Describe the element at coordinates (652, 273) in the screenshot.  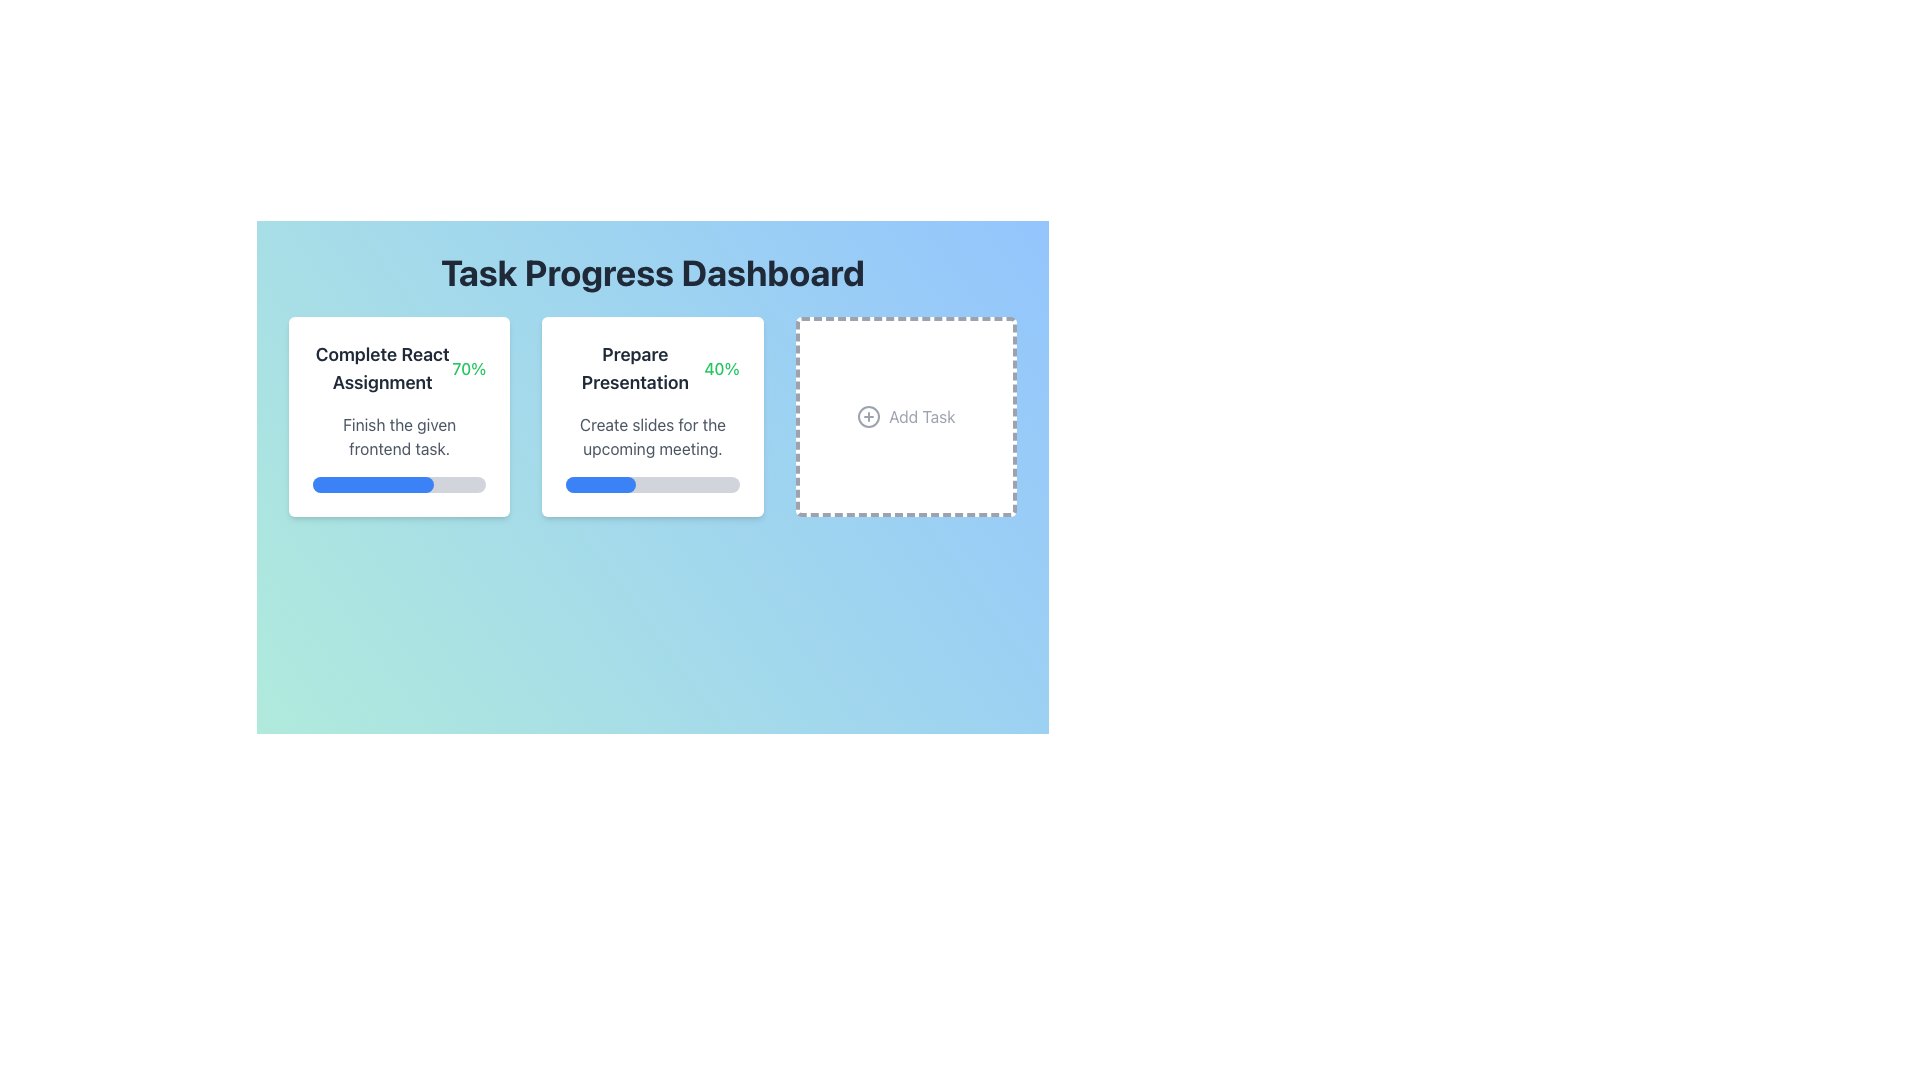
I see `text label titled 'Task Progress Dashboard', which is bold and centered at the top of the content area` at that location.